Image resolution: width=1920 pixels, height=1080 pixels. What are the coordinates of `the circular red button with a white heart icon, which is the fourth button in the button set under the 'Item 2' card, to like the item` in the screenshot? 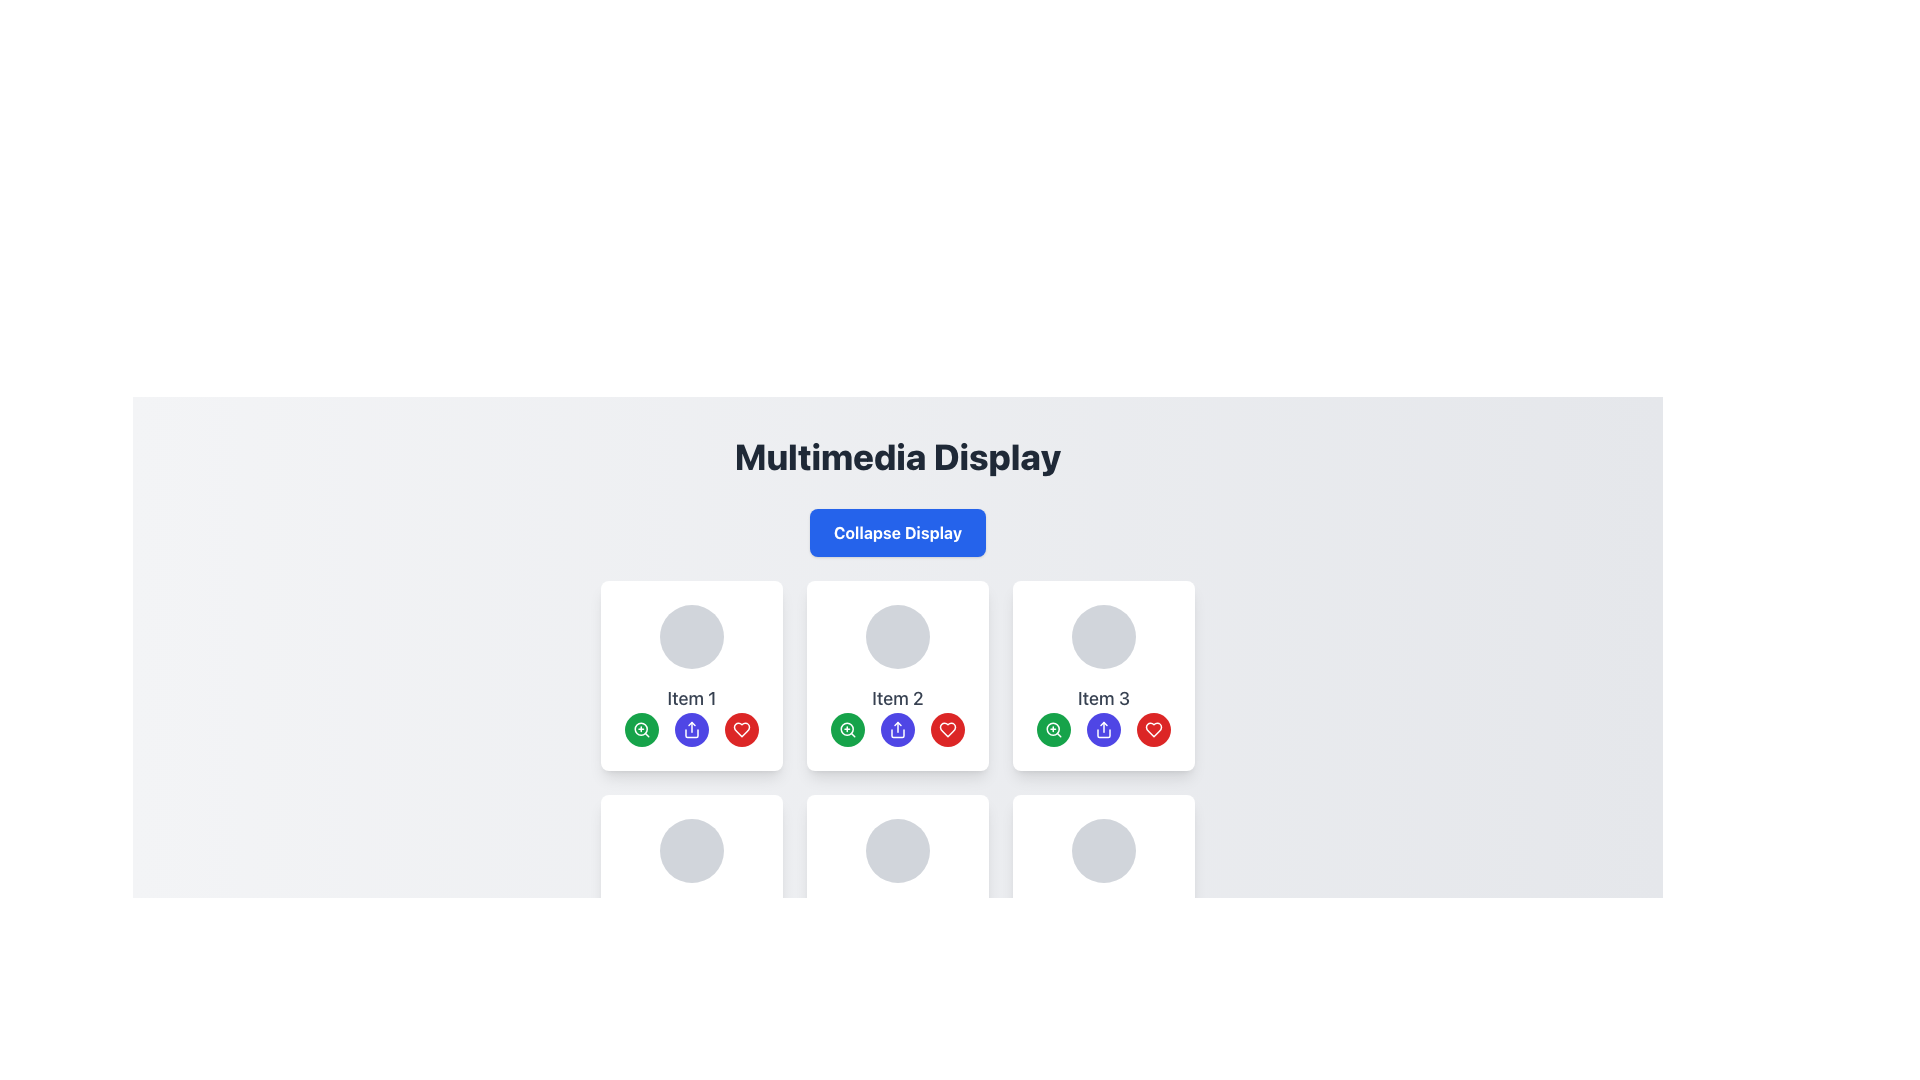 It's located at (947, 729).